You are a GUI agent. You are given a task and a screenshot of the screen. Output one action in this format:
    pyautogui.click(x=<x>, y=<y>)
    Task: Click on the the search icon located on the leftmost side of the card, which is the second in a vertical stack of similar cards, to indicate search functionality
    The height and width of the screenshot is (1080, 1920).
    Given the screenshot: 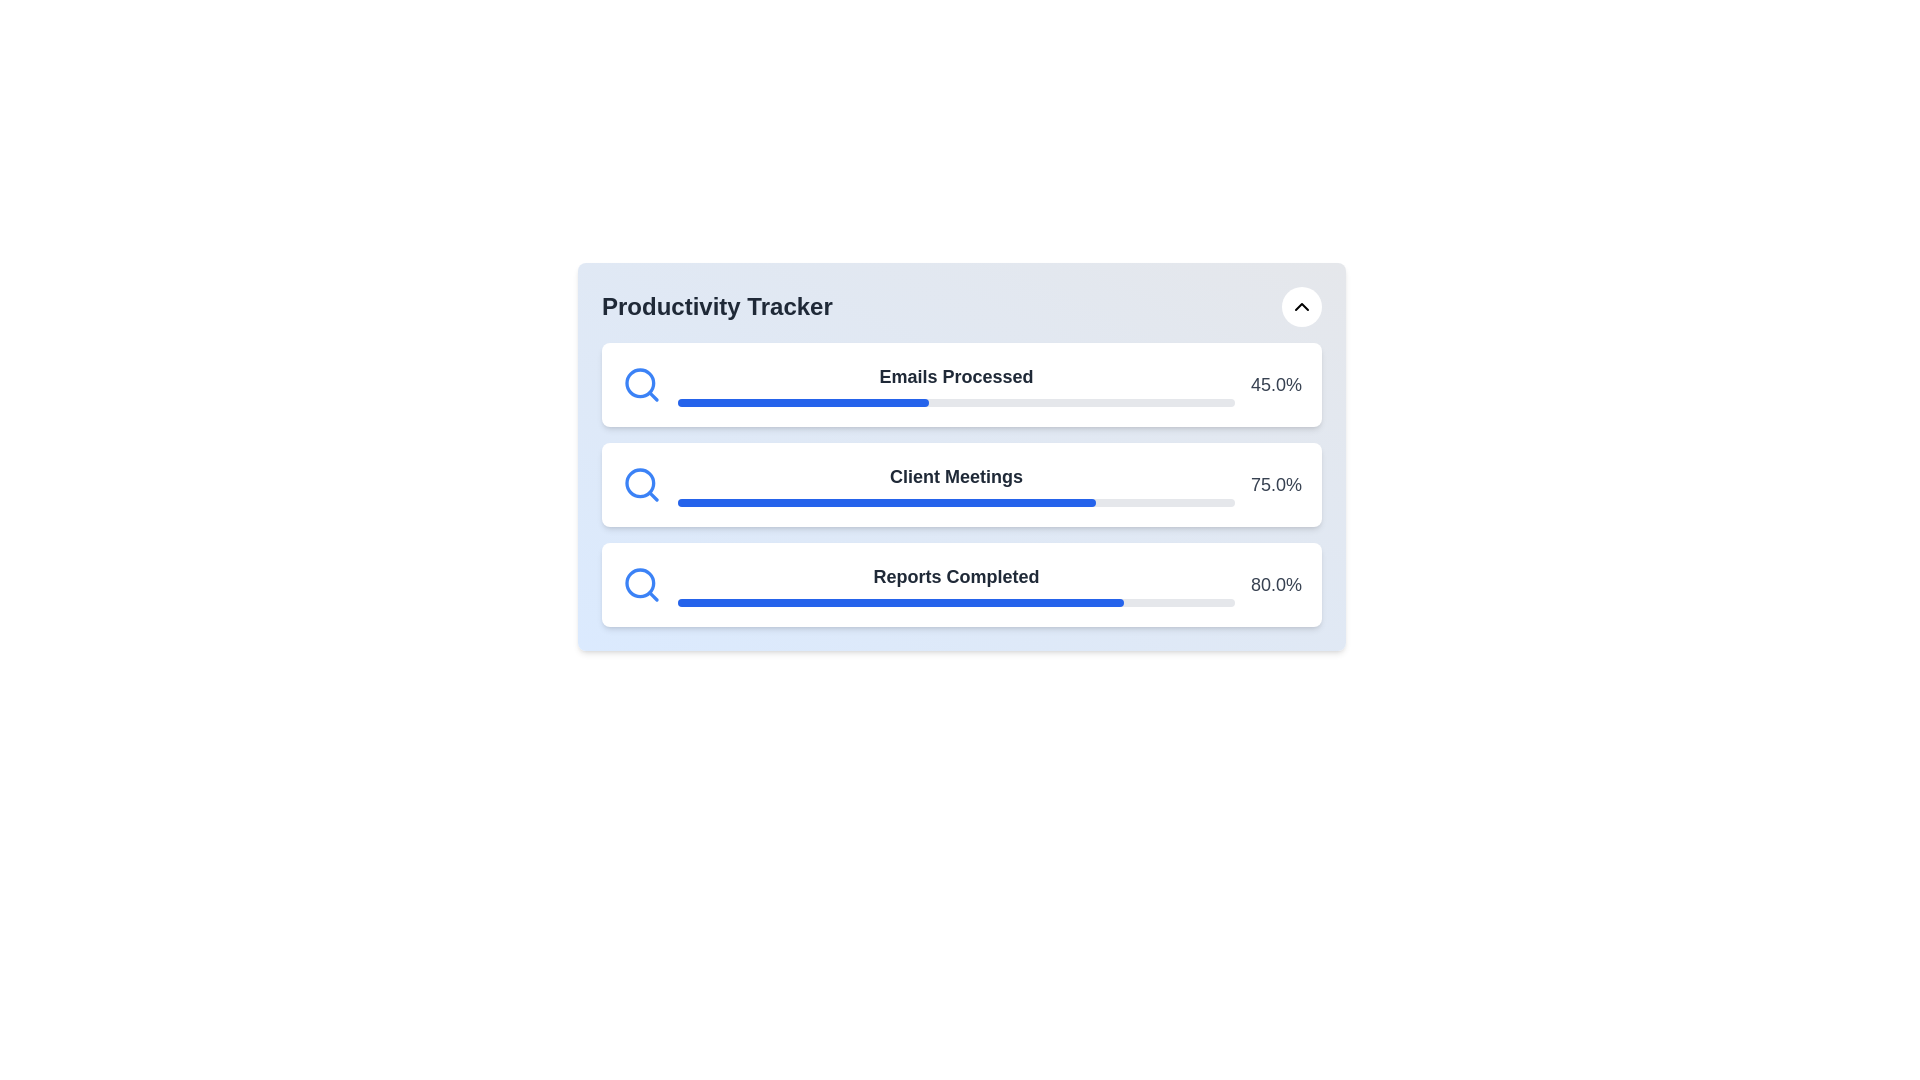 What is the action you would take?
    pyautogui.click(x=642, y=485)
    